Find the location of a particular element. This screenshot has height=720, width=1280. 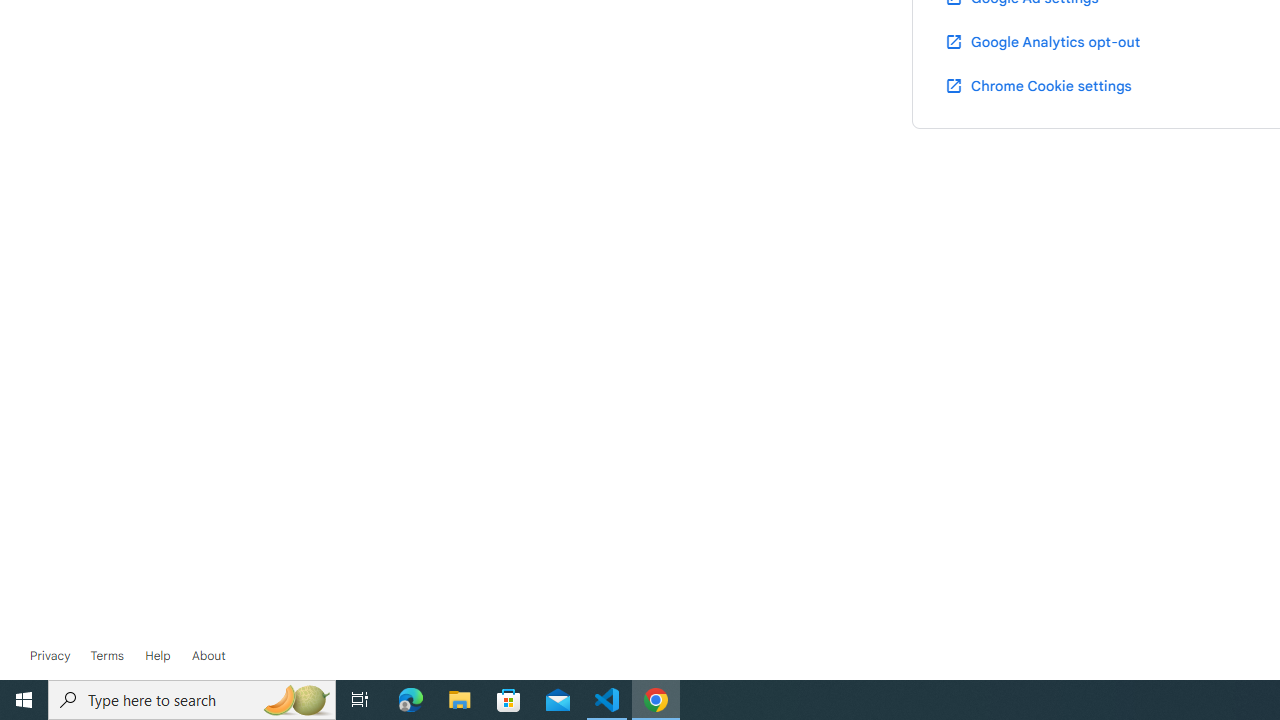

'Help' is located at coordinates (157, 655).